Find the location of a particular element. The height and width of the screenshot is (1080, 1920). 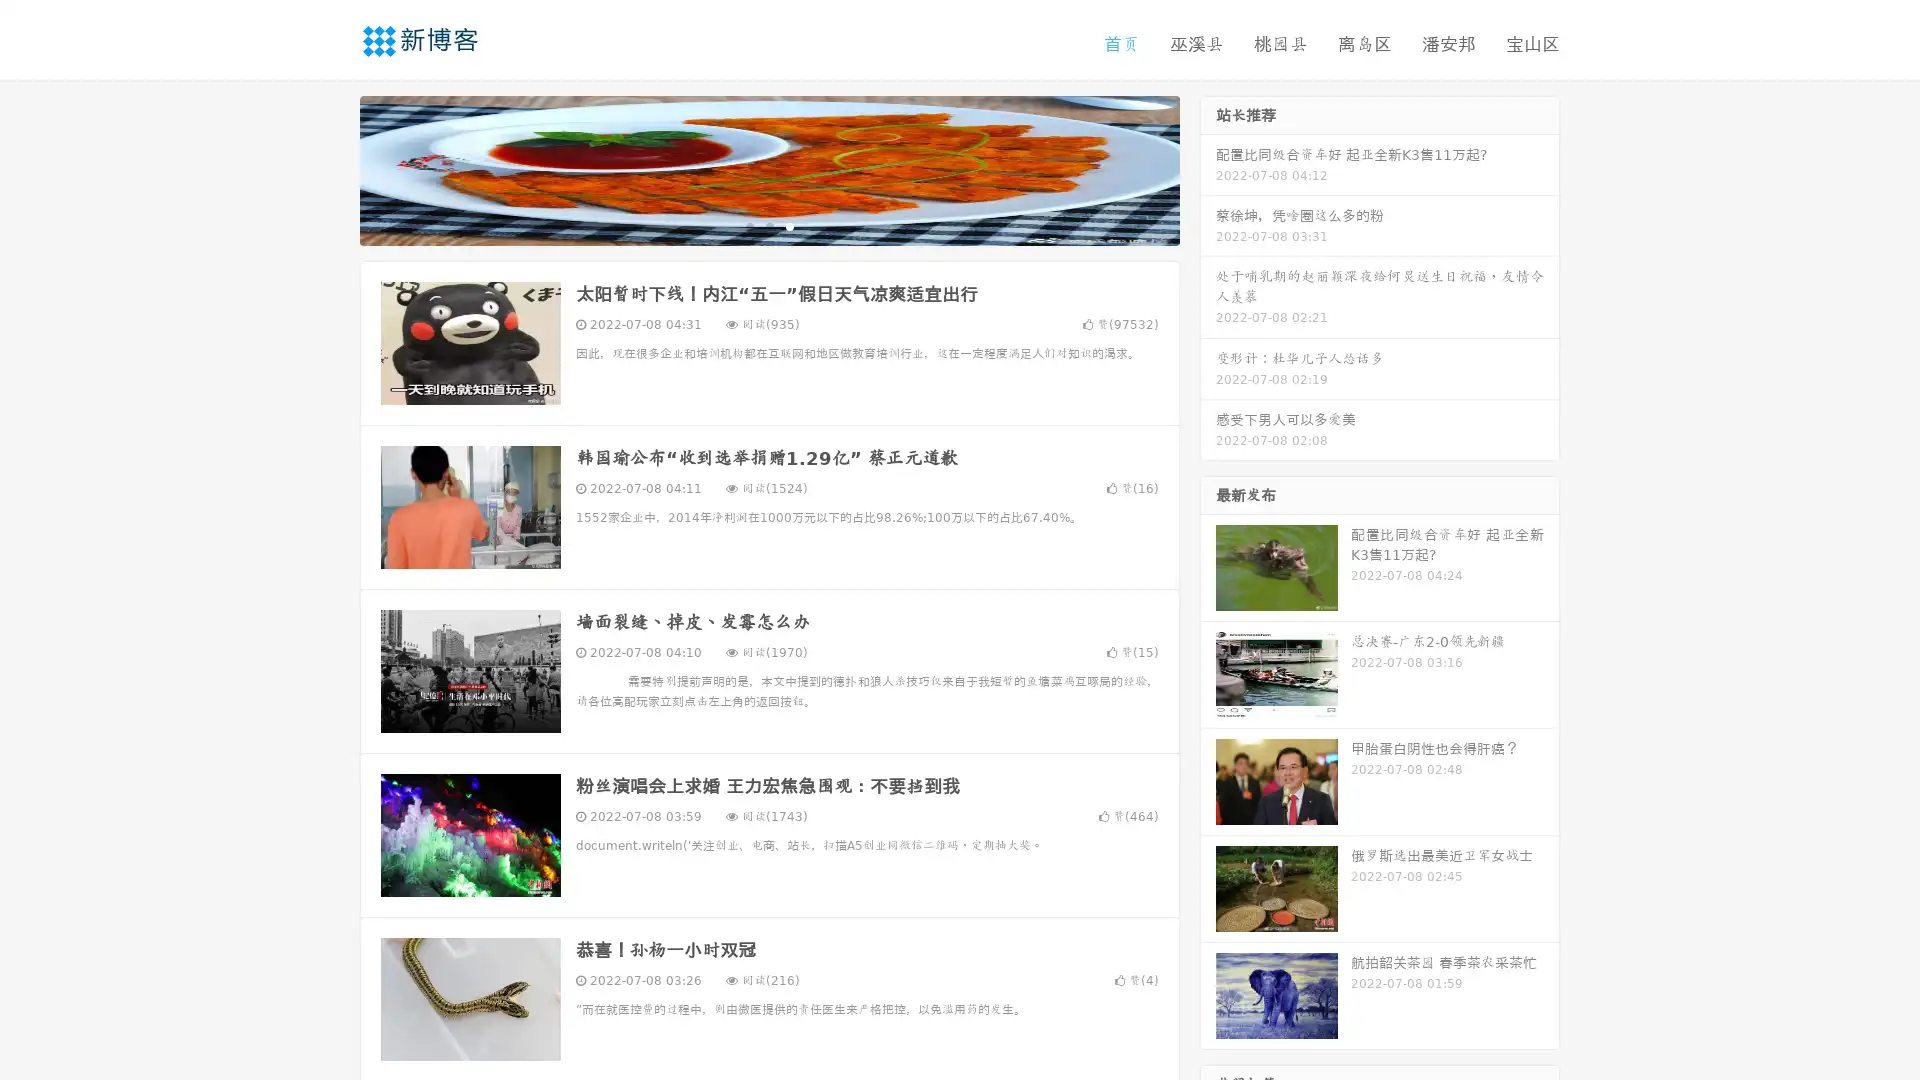

Go to slide 2 is located at coordinates (768, 225).